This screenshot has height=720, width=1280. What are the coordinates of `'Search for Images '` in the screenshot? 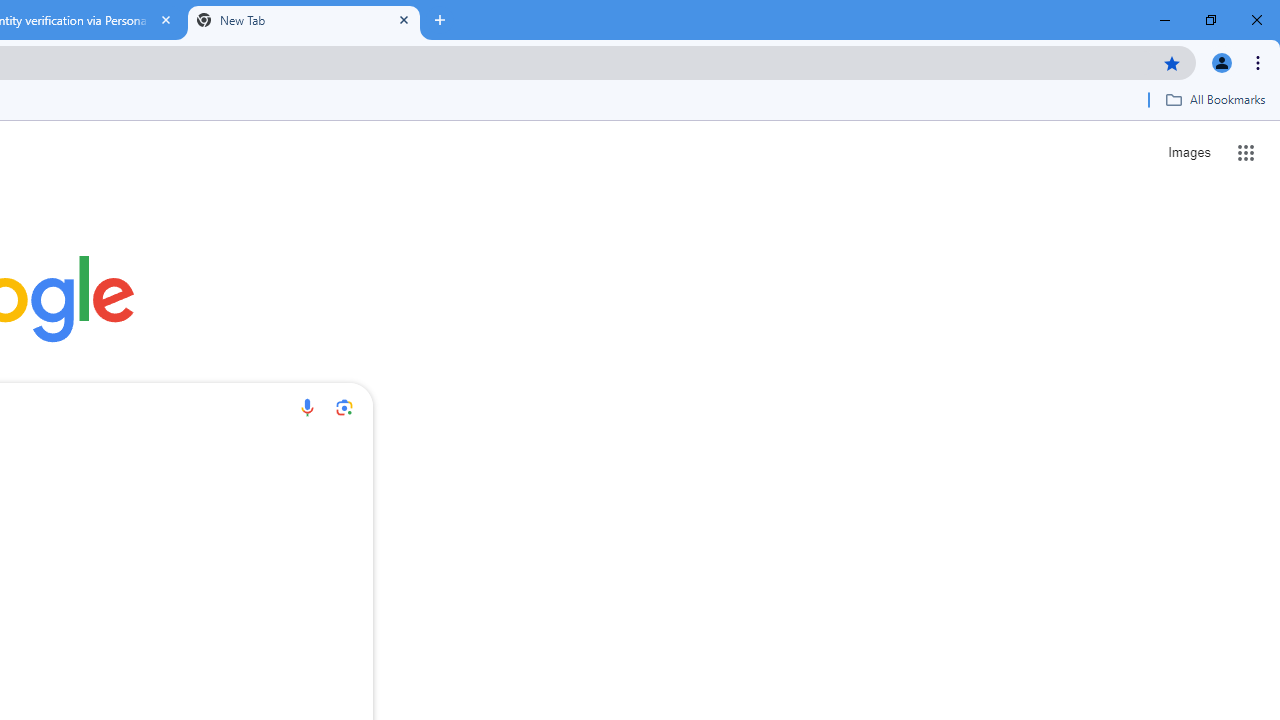 It's located at (1189, 152).